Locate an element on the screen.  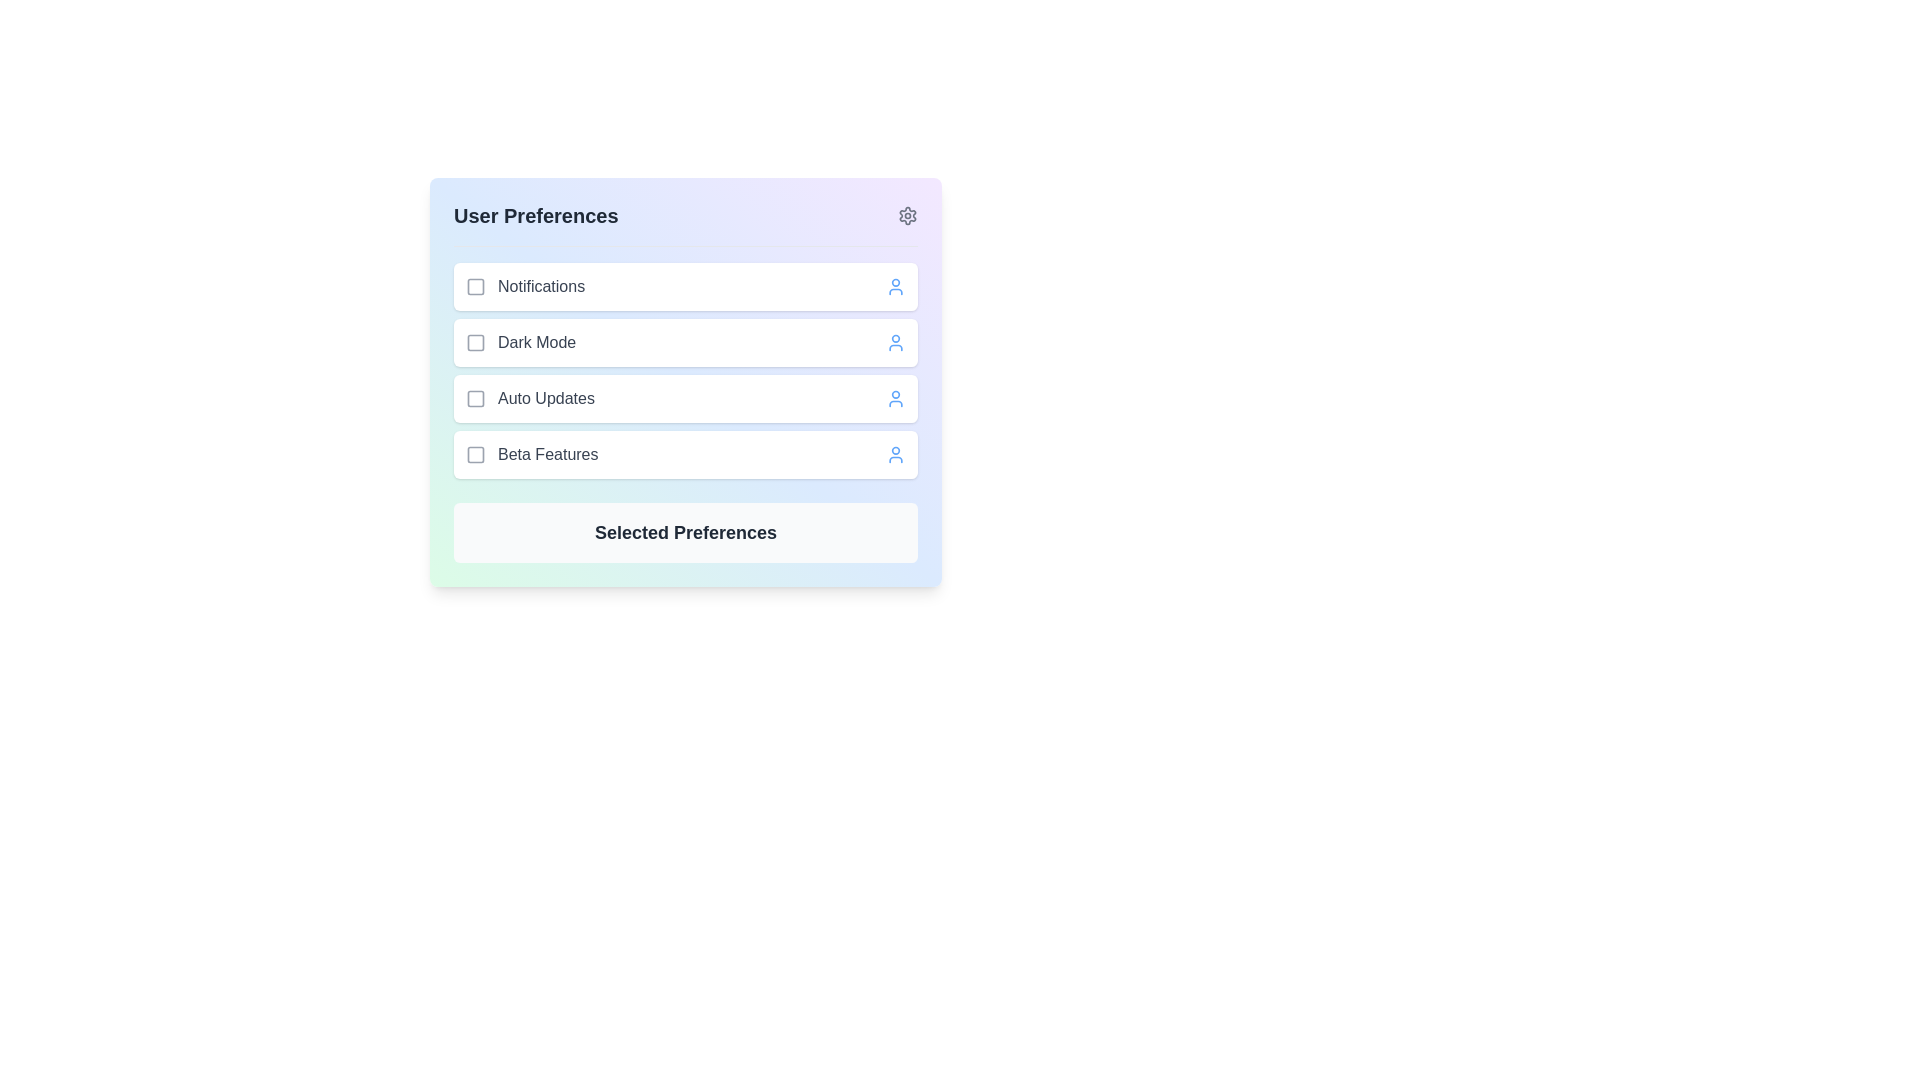
the checkbox state indicator for 'Auto Updates' is located at coordinates (474, 398).